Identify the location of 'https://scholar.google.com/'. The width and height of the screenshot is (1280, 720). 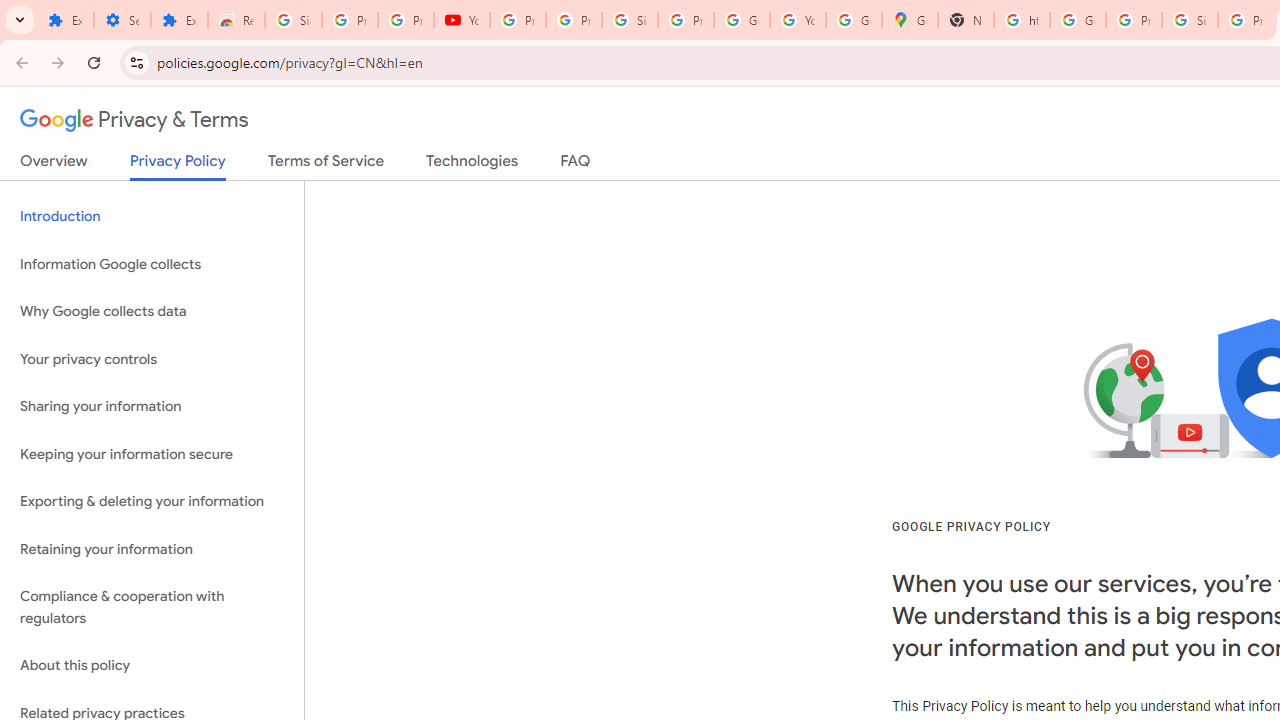
(1022, 20).